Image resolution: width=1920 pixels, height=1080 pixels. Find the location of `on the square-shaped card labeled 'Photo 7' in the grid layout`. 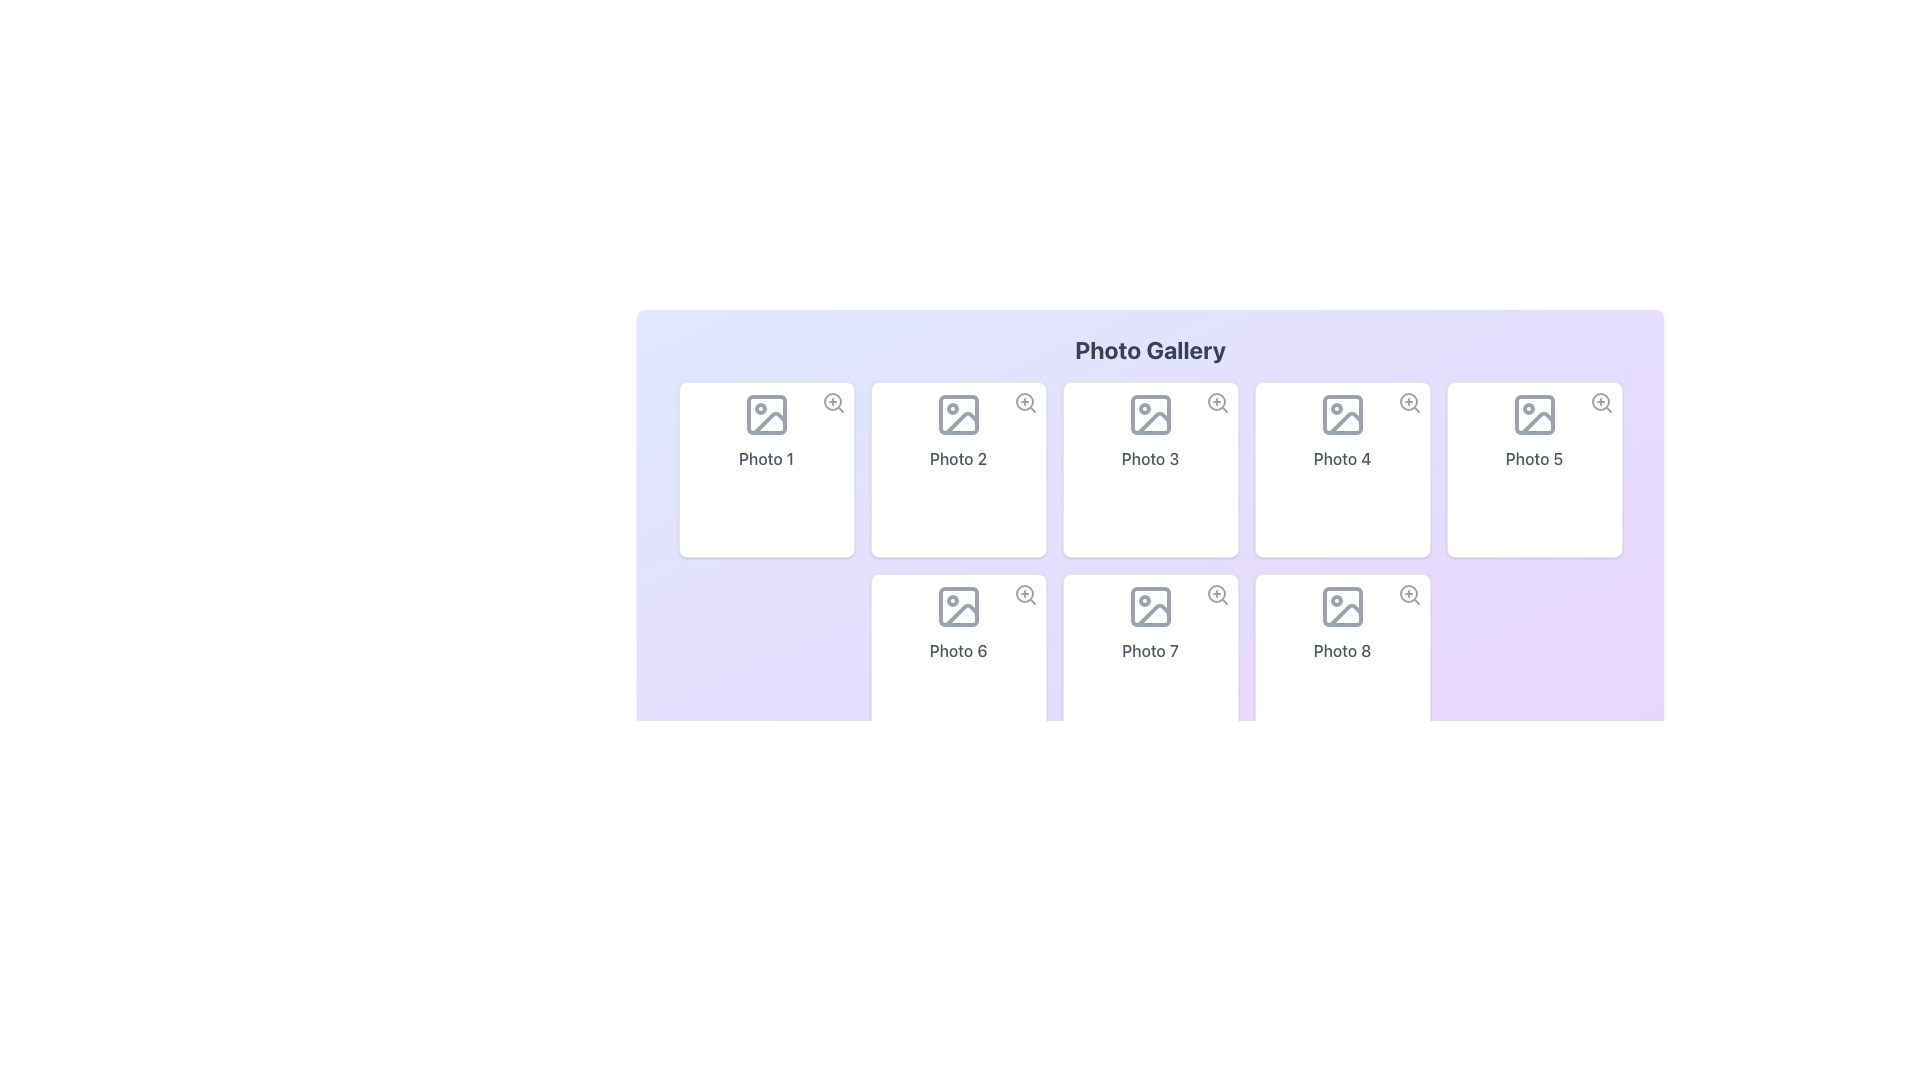

on the square-shaped card labeled 'Photo 7' in the grid layout is located at coordinates (1150, 662).